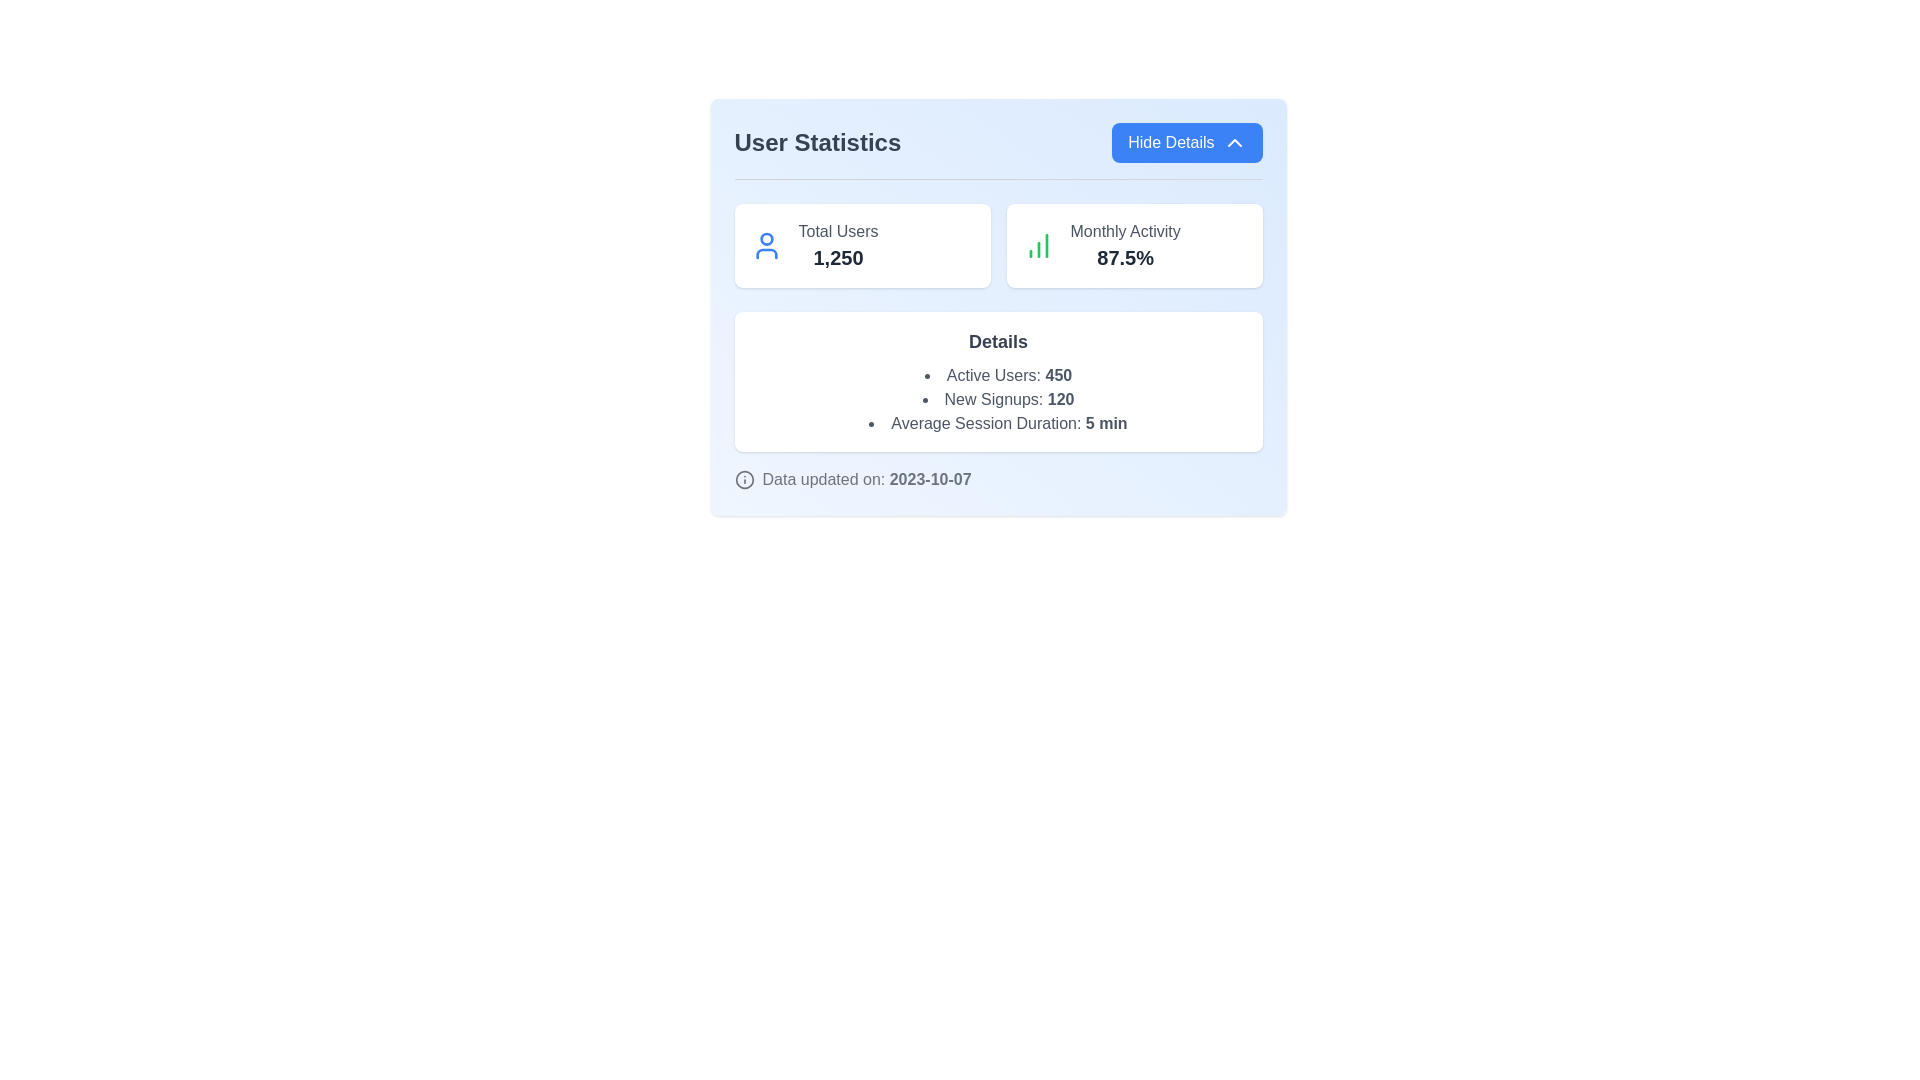  I want to click on text displaying the current number of active users, which is the first list item in the 'Details' card-like area, so click(998, 375).